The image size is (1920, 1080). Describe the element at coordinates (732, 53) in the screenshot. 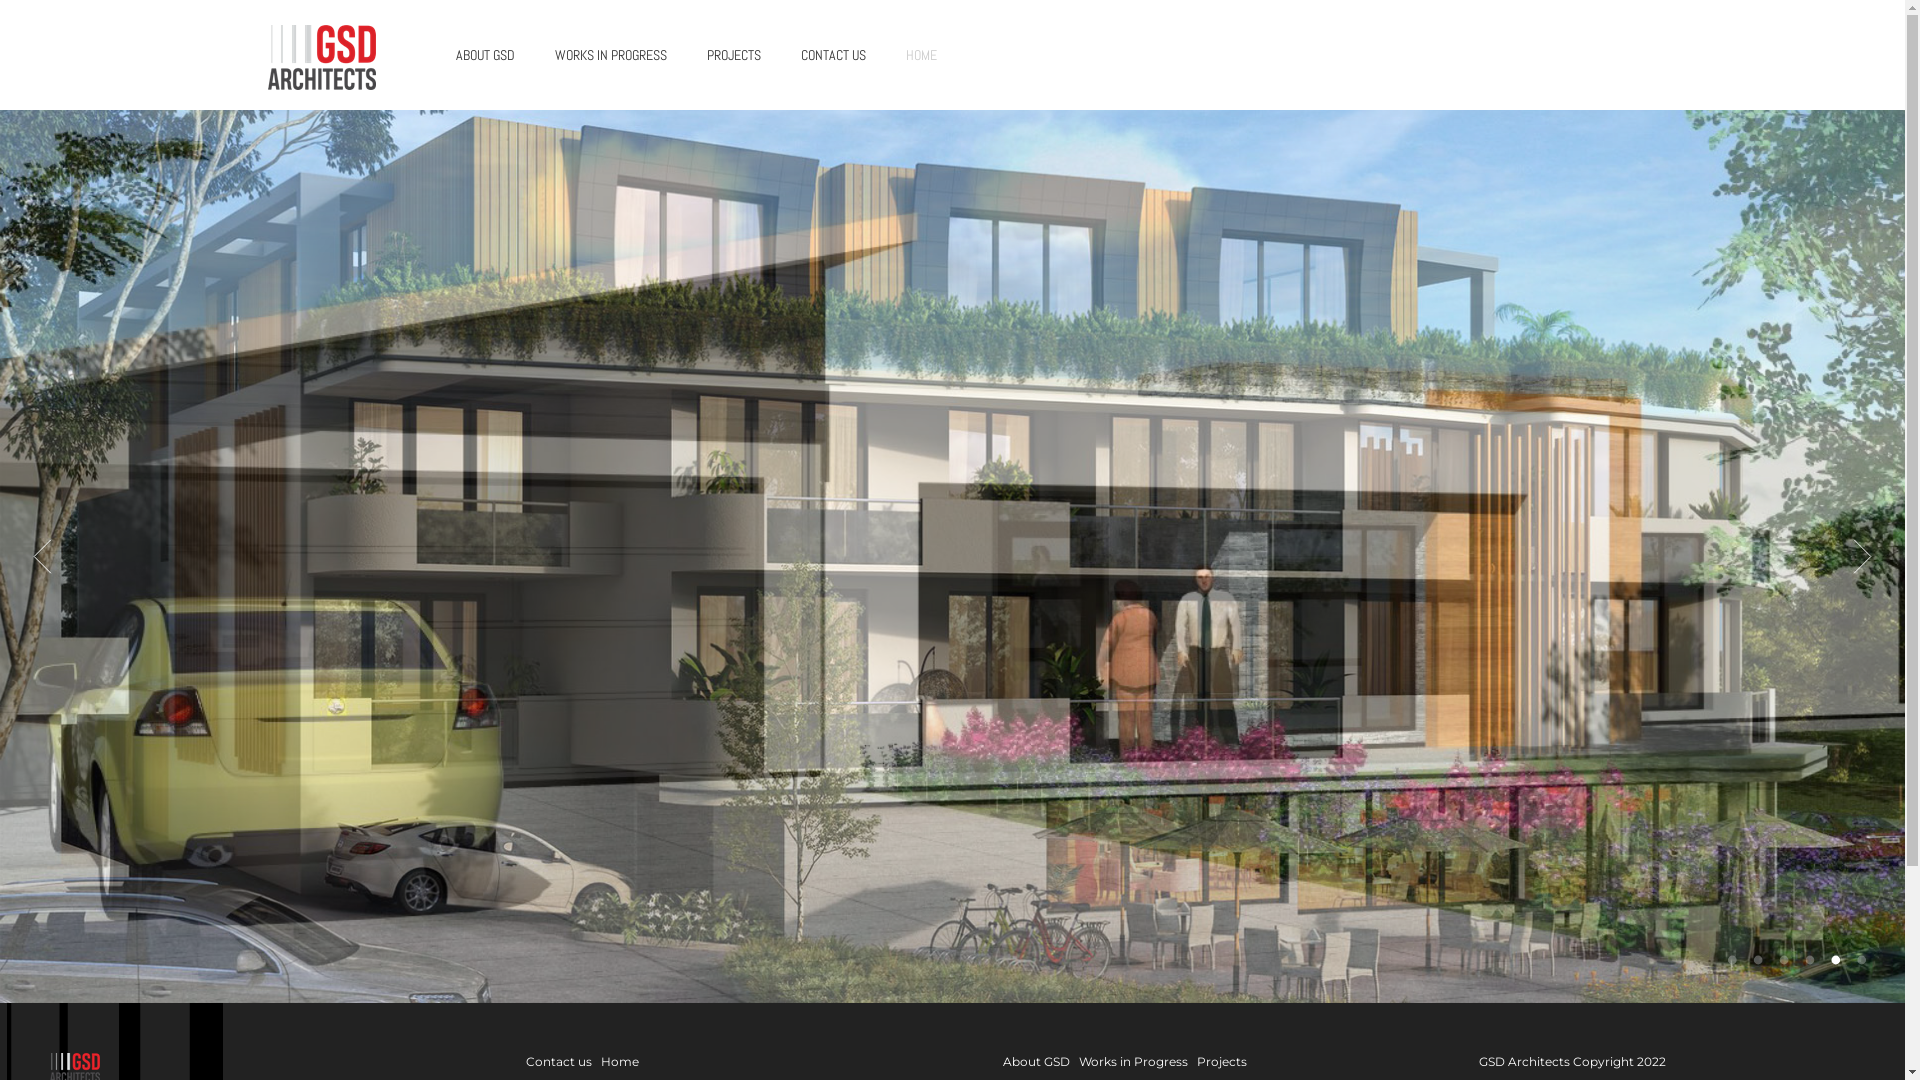

I see `'PROJECTS'` at that location.